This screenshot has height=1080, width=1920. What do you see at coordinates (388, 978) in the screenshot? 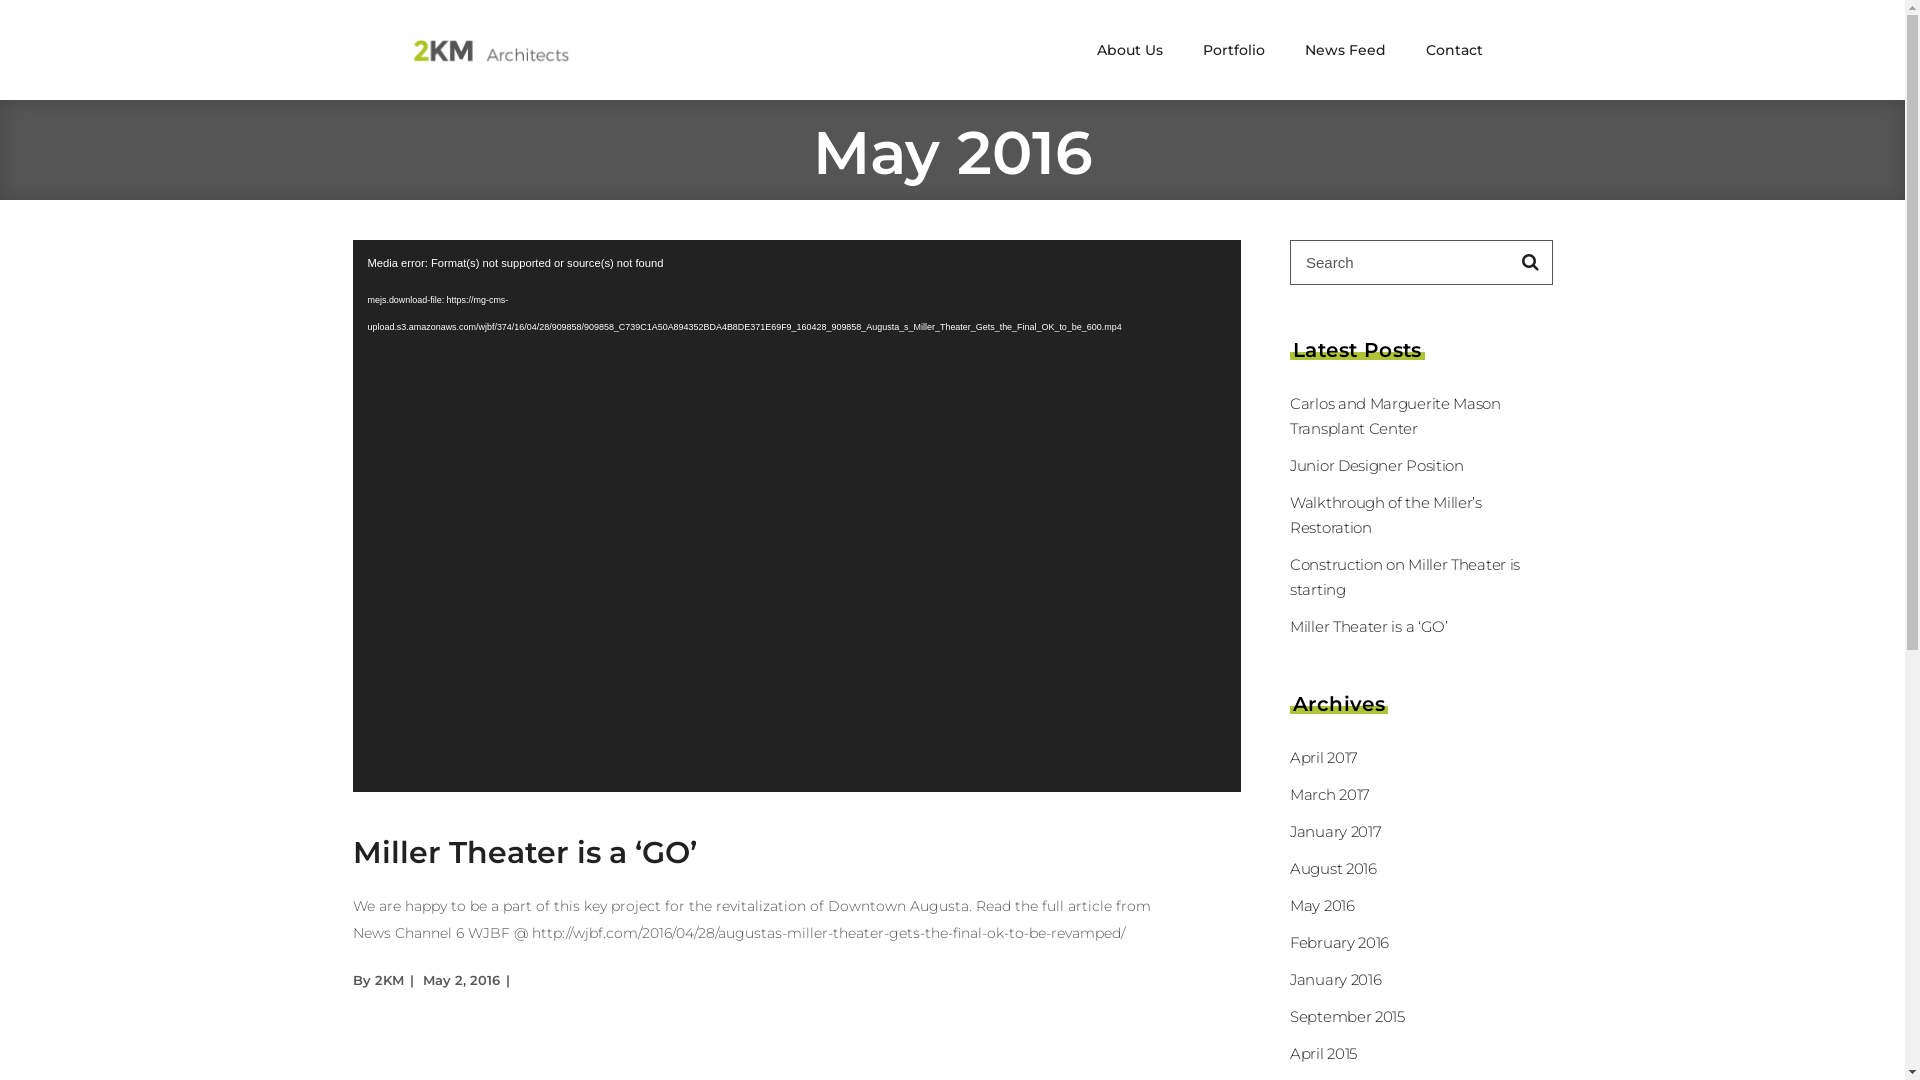
I see `'2KM'` at bounding box center [388, 978].